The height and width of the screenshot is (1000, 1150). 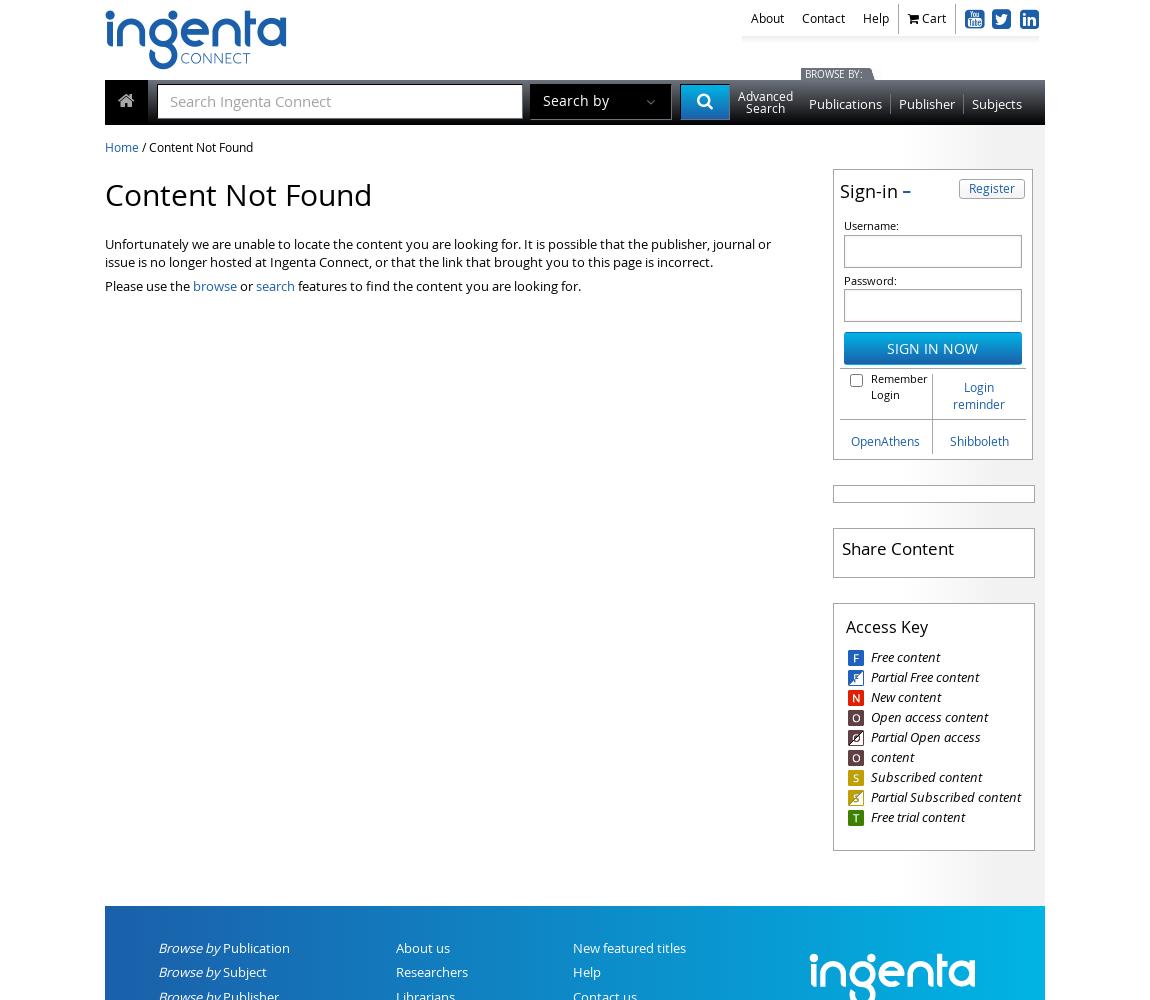 I want to click on 'Advanced', so click(x=764, y=95).